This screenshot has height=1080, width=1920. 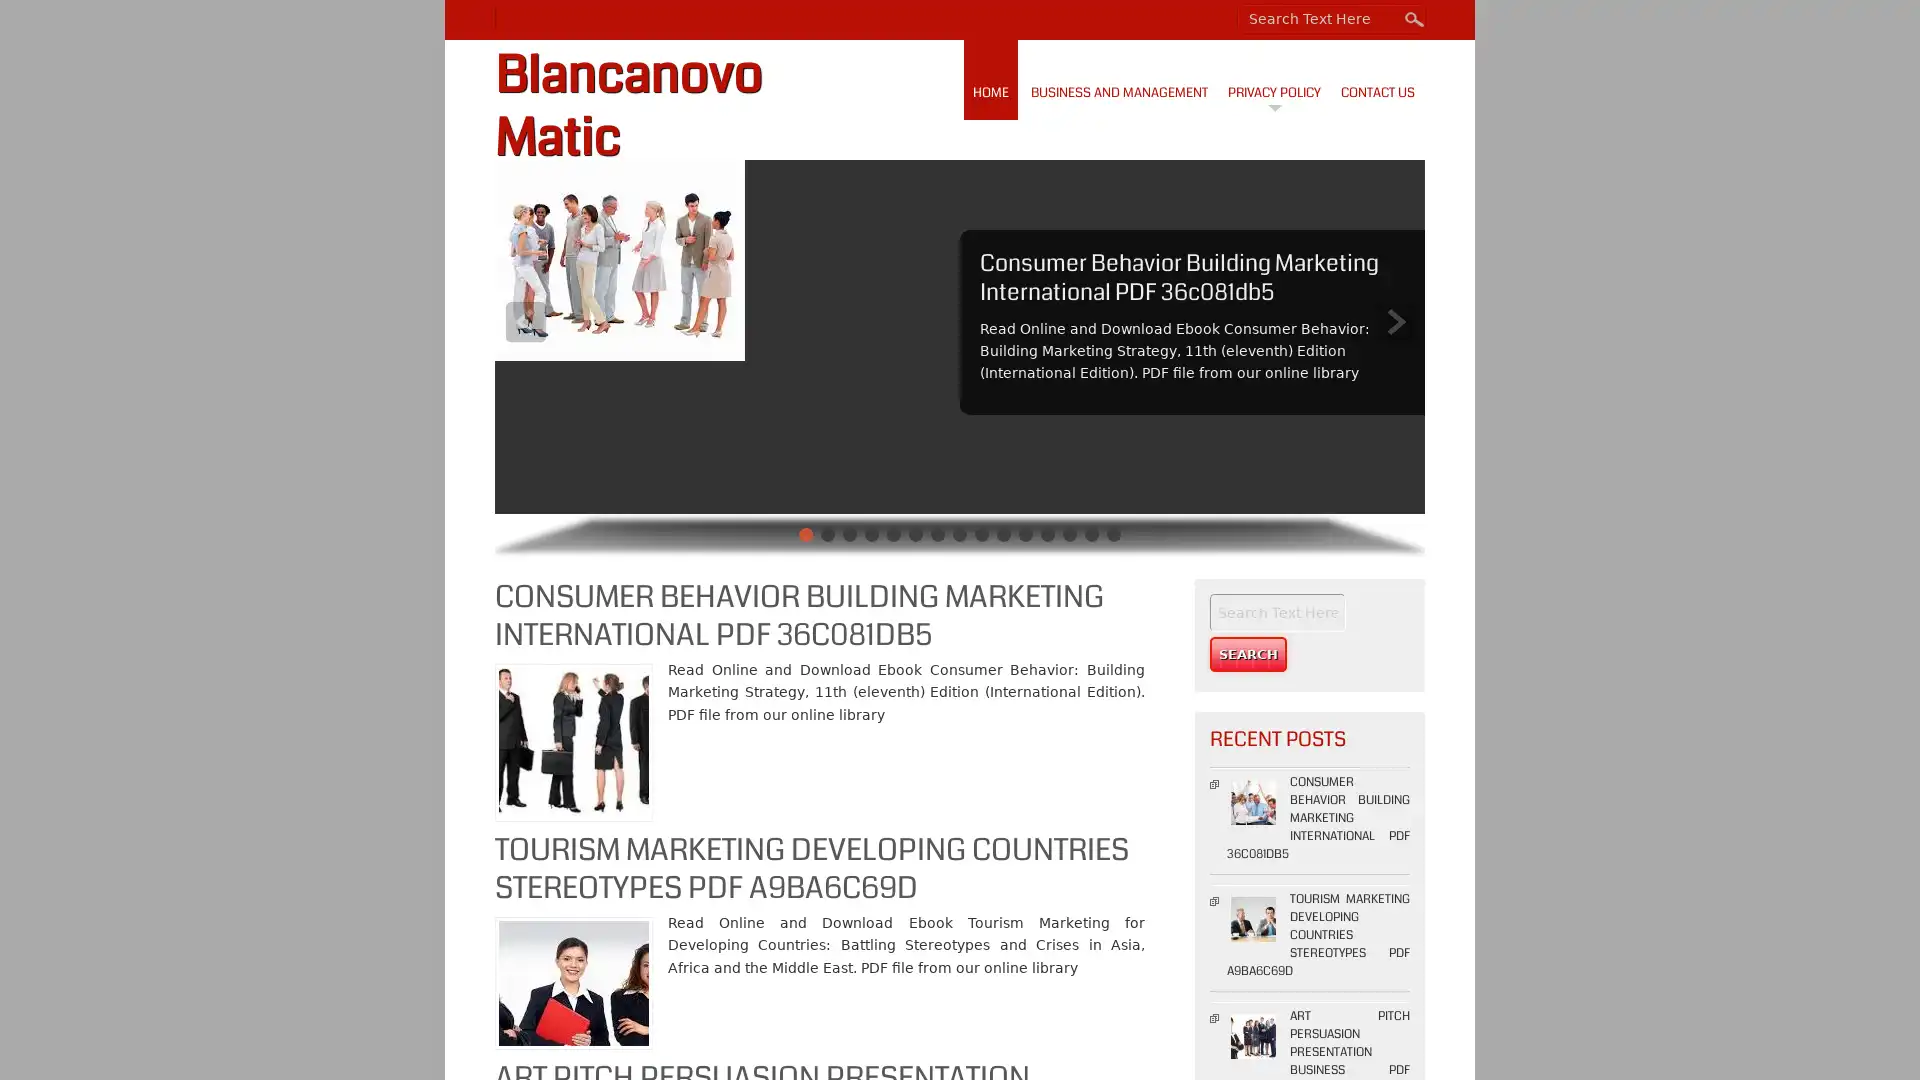 What do you see at coordinates (1247, 654) in the screenshot?
I see `Search` at bounding box center [1247, 654].